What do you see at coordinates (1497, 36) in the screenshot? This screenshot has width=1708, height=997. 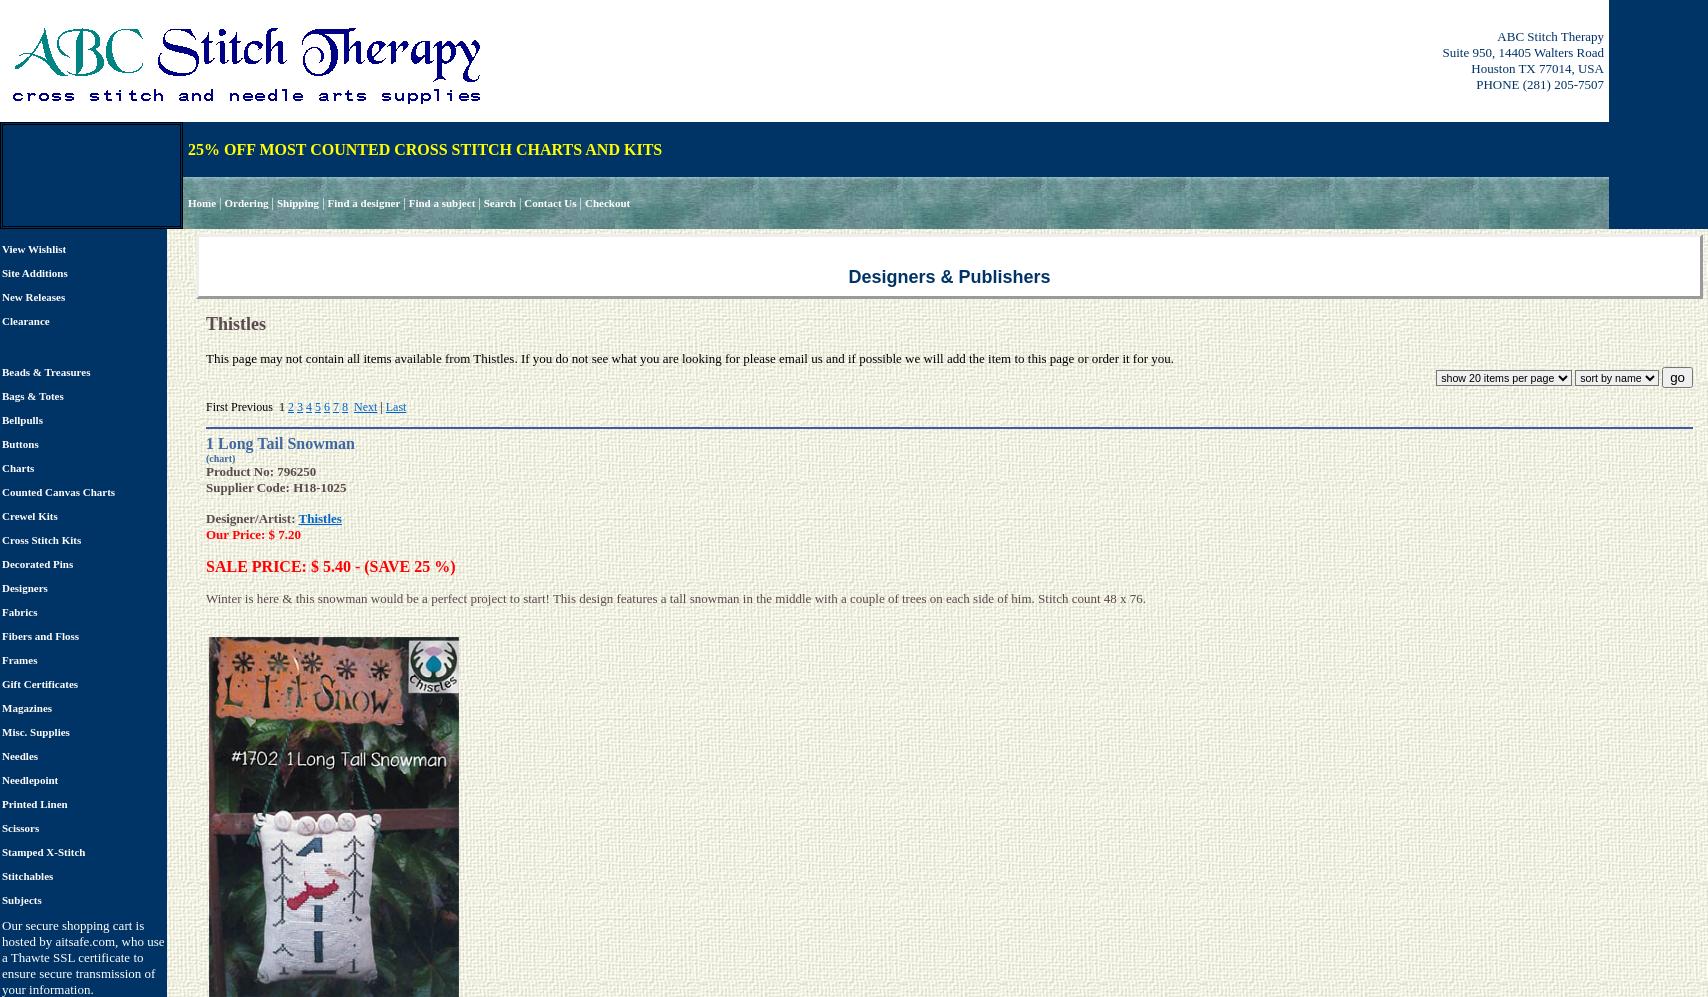 I see `'ABC Stitch Therapy'` at bounding box center [1497, 36].